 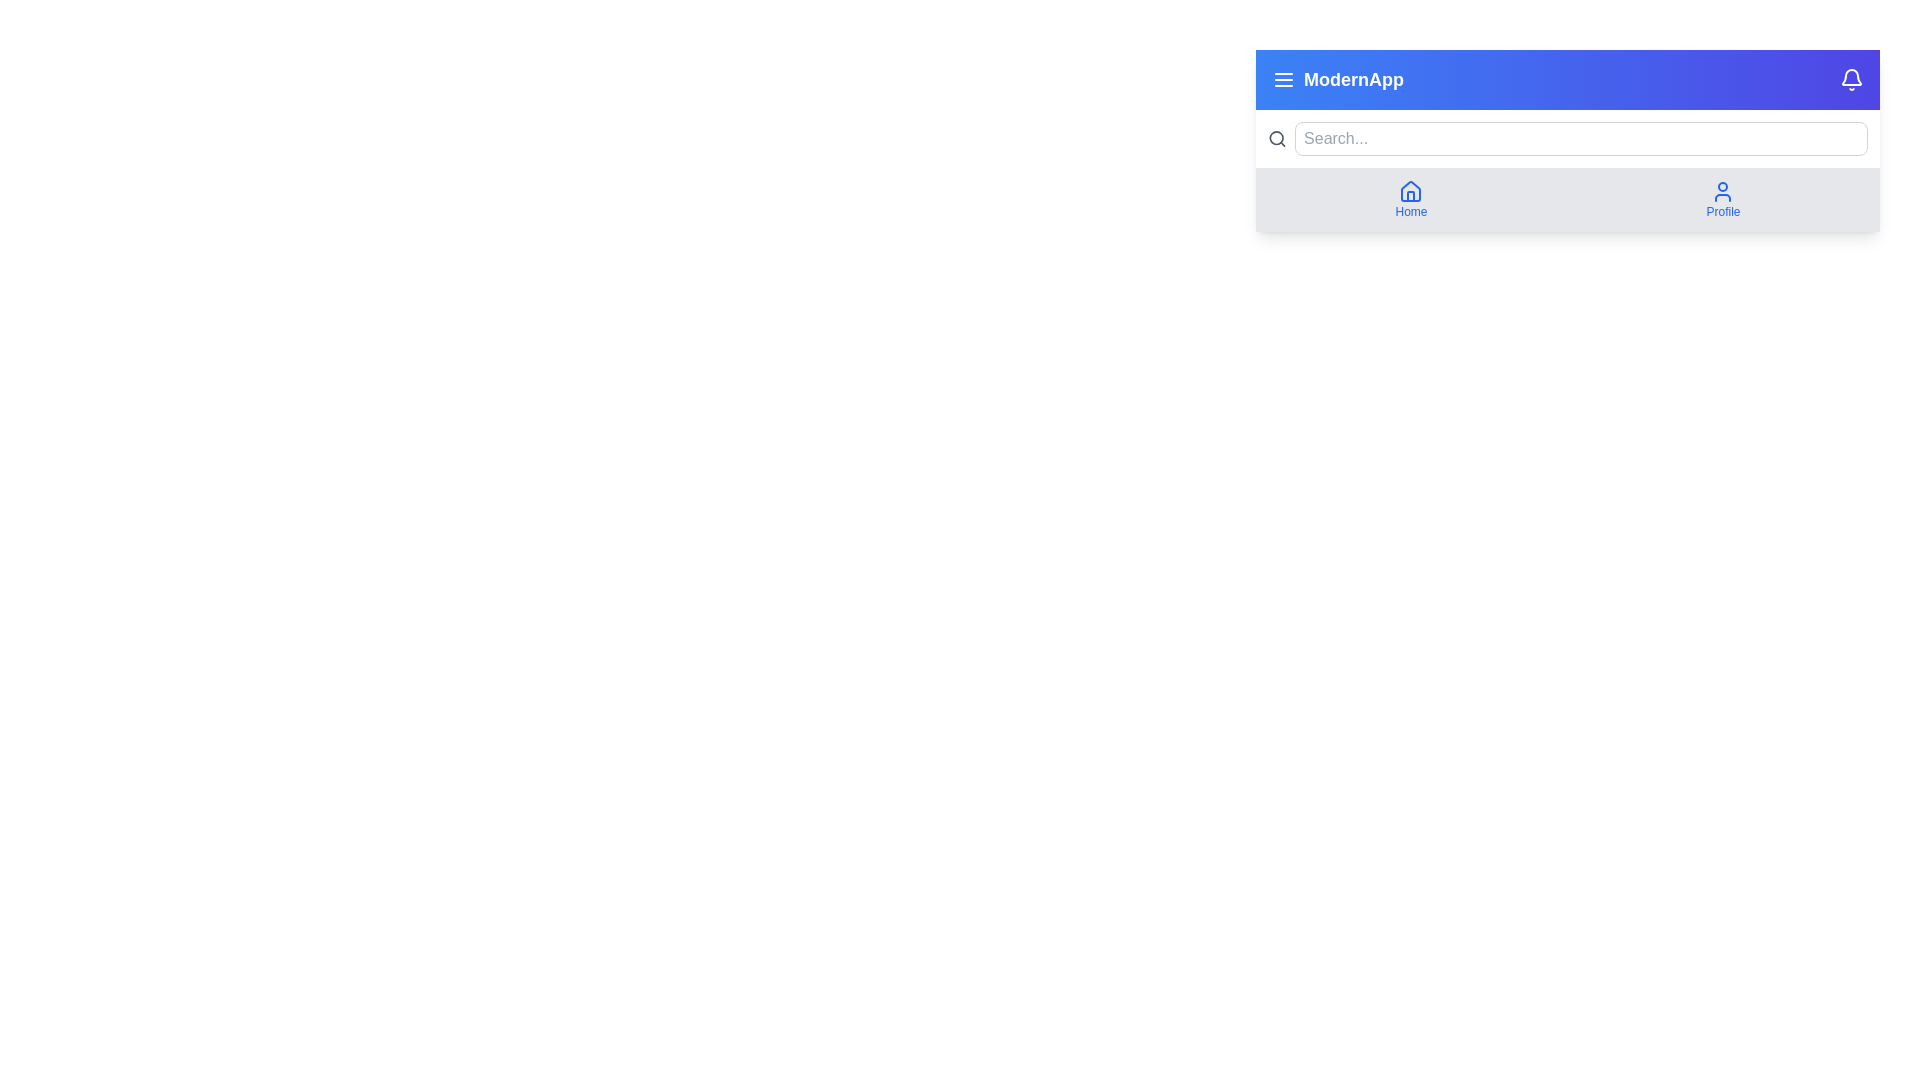 What do you see at coordinates (1410, 191) in the screenshot?
I see `the house-shaped icon in the navigation bar` at bounding box center [1410, 191].